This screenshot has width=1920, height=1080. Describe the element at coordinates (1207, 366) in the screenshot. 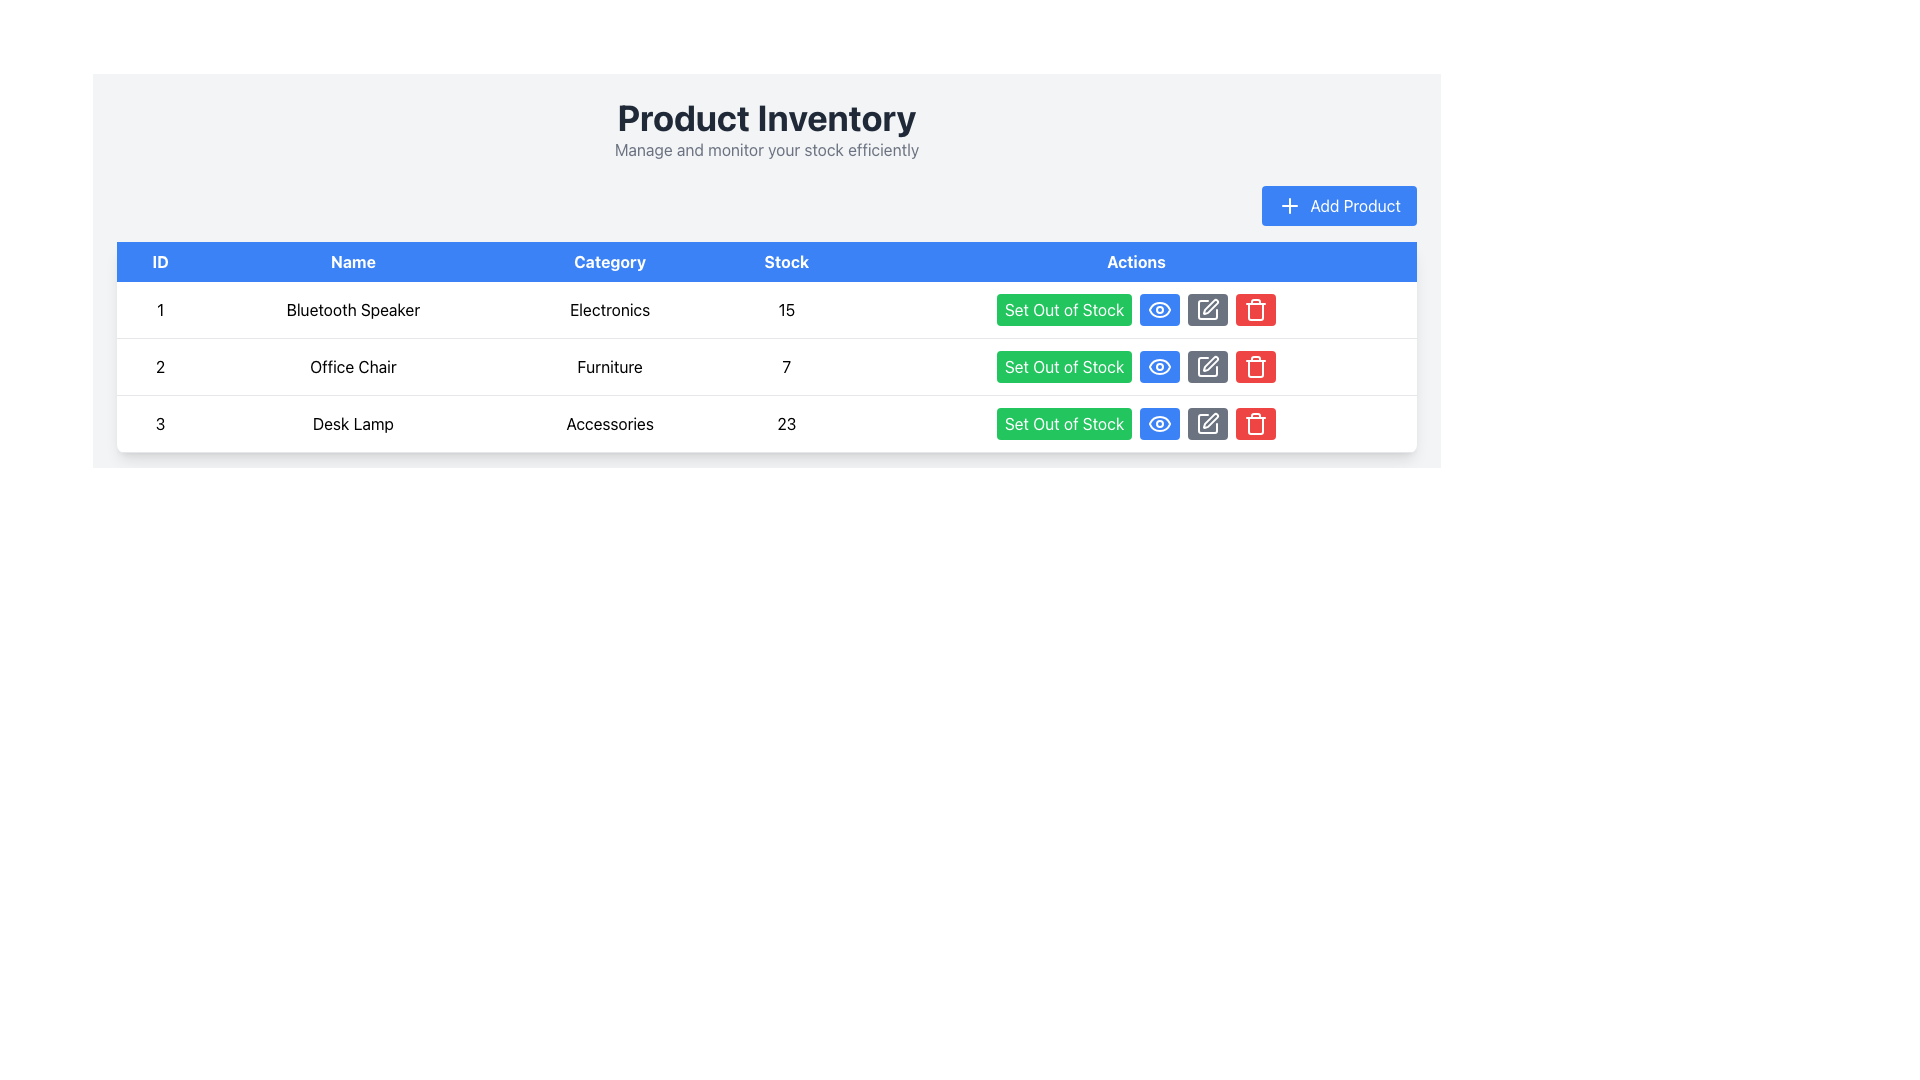

I see `the edit button located in the actions column of the third row of the product table for the 'Desk Lamp' to initiate the edit function` at that location.